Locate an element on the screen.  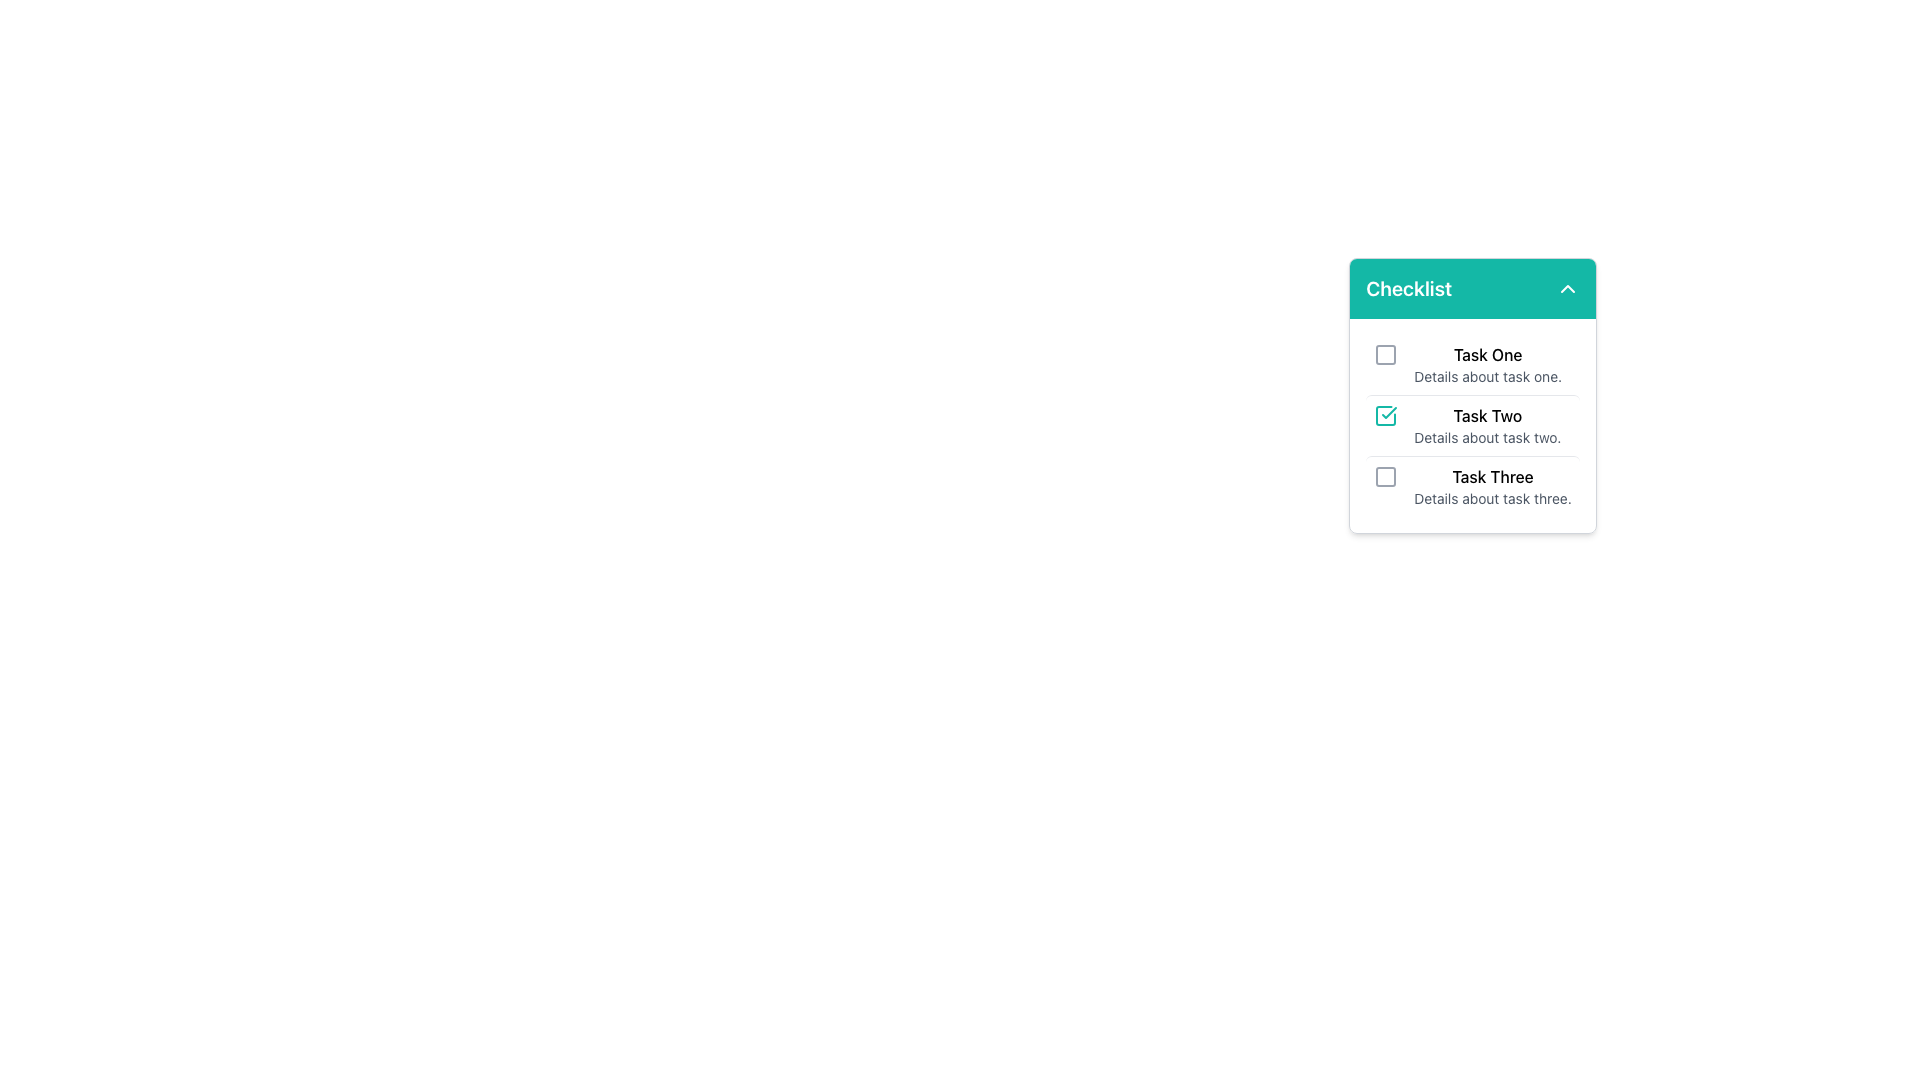
the completion icon for 'Task Two' located in the checklist interface, positioned to the left of the task text is located at coordinates (1388, 411).